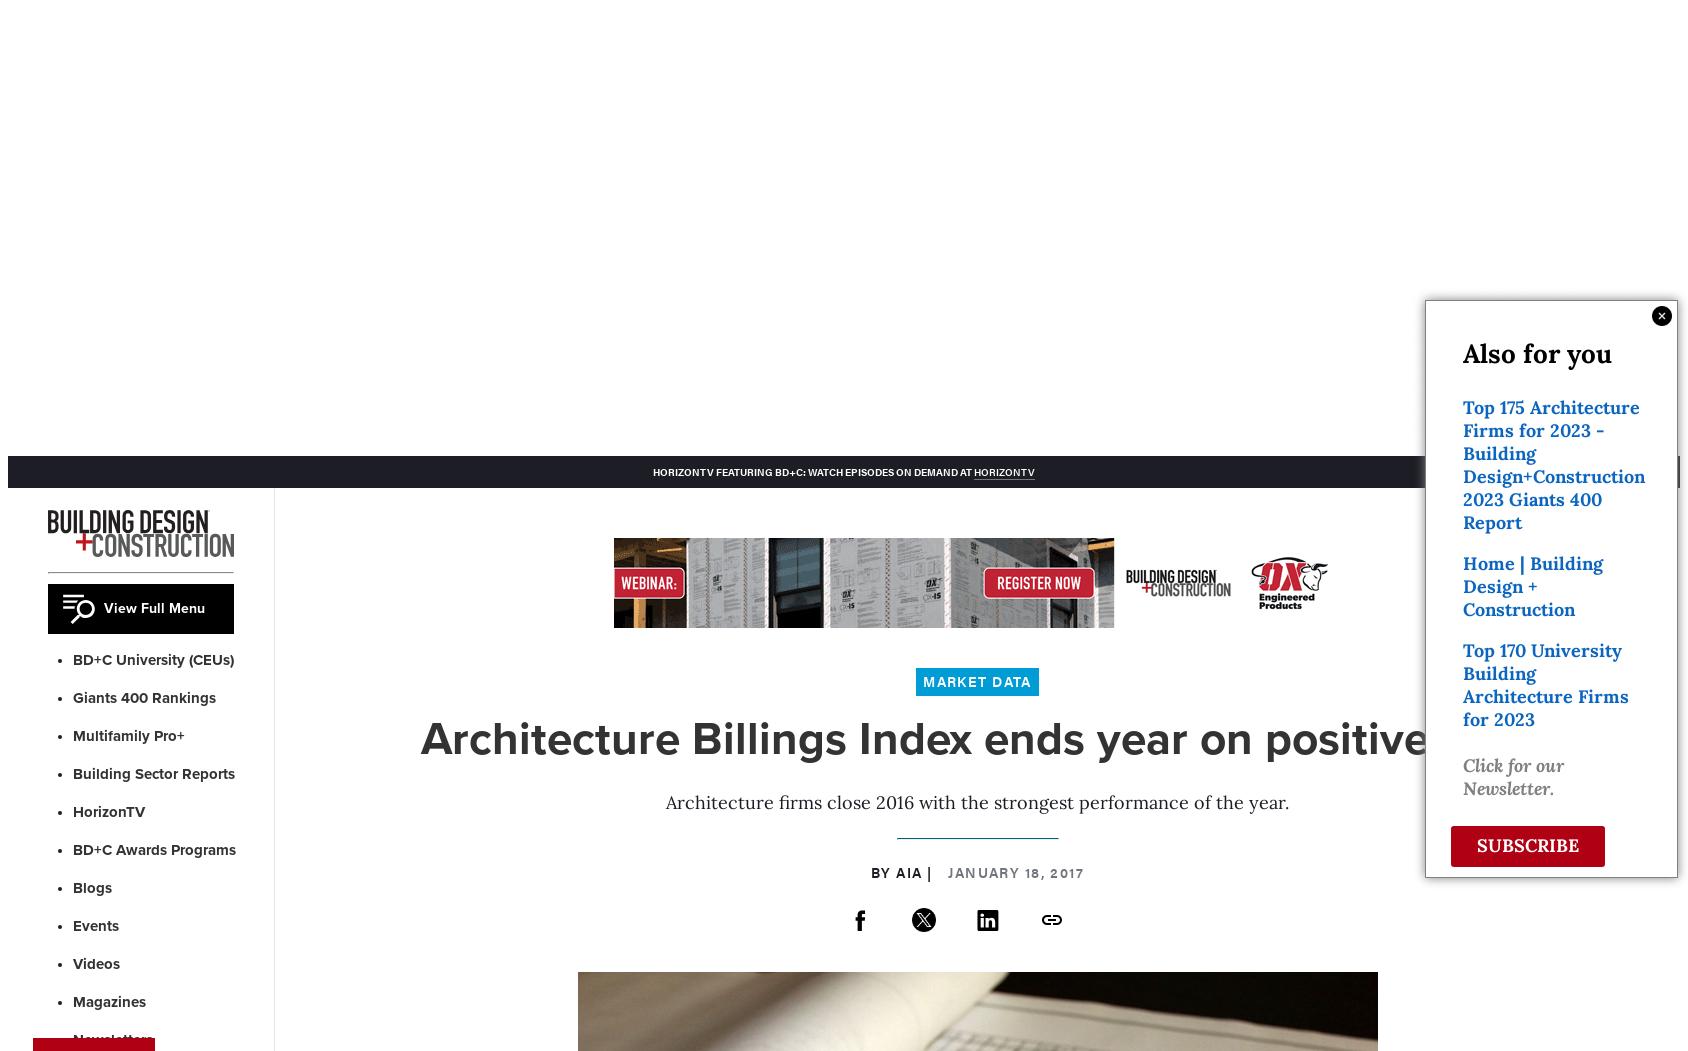  What do you see at coordinates (977, 681) in the screenshot?
I see `'Market Data'` at bounding box center [977, 681].